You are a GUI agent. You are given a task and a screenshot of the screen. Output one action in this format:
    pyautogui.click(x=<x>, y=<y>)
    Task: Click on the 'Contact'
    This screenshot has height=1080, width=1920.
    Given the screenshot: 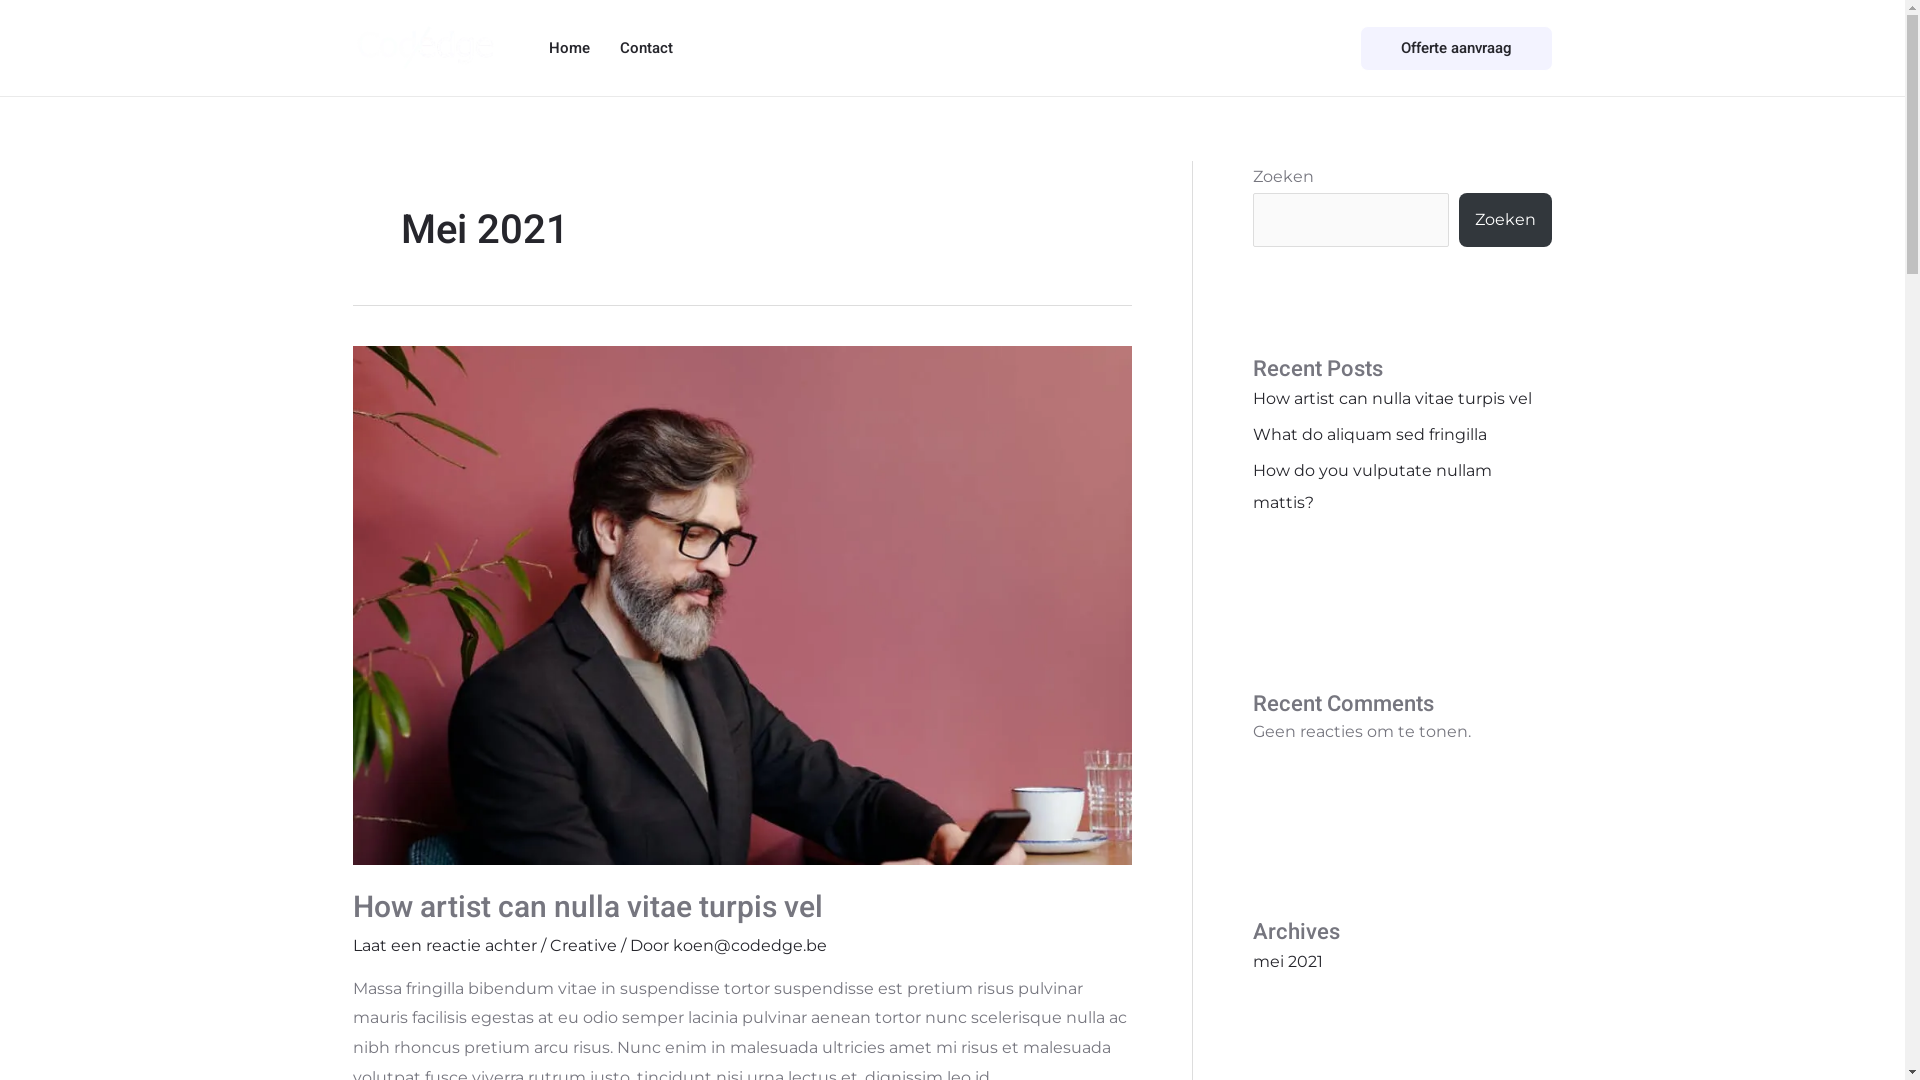 What is the action you would take?
    pyautogui.click(x=645, y=46)
    